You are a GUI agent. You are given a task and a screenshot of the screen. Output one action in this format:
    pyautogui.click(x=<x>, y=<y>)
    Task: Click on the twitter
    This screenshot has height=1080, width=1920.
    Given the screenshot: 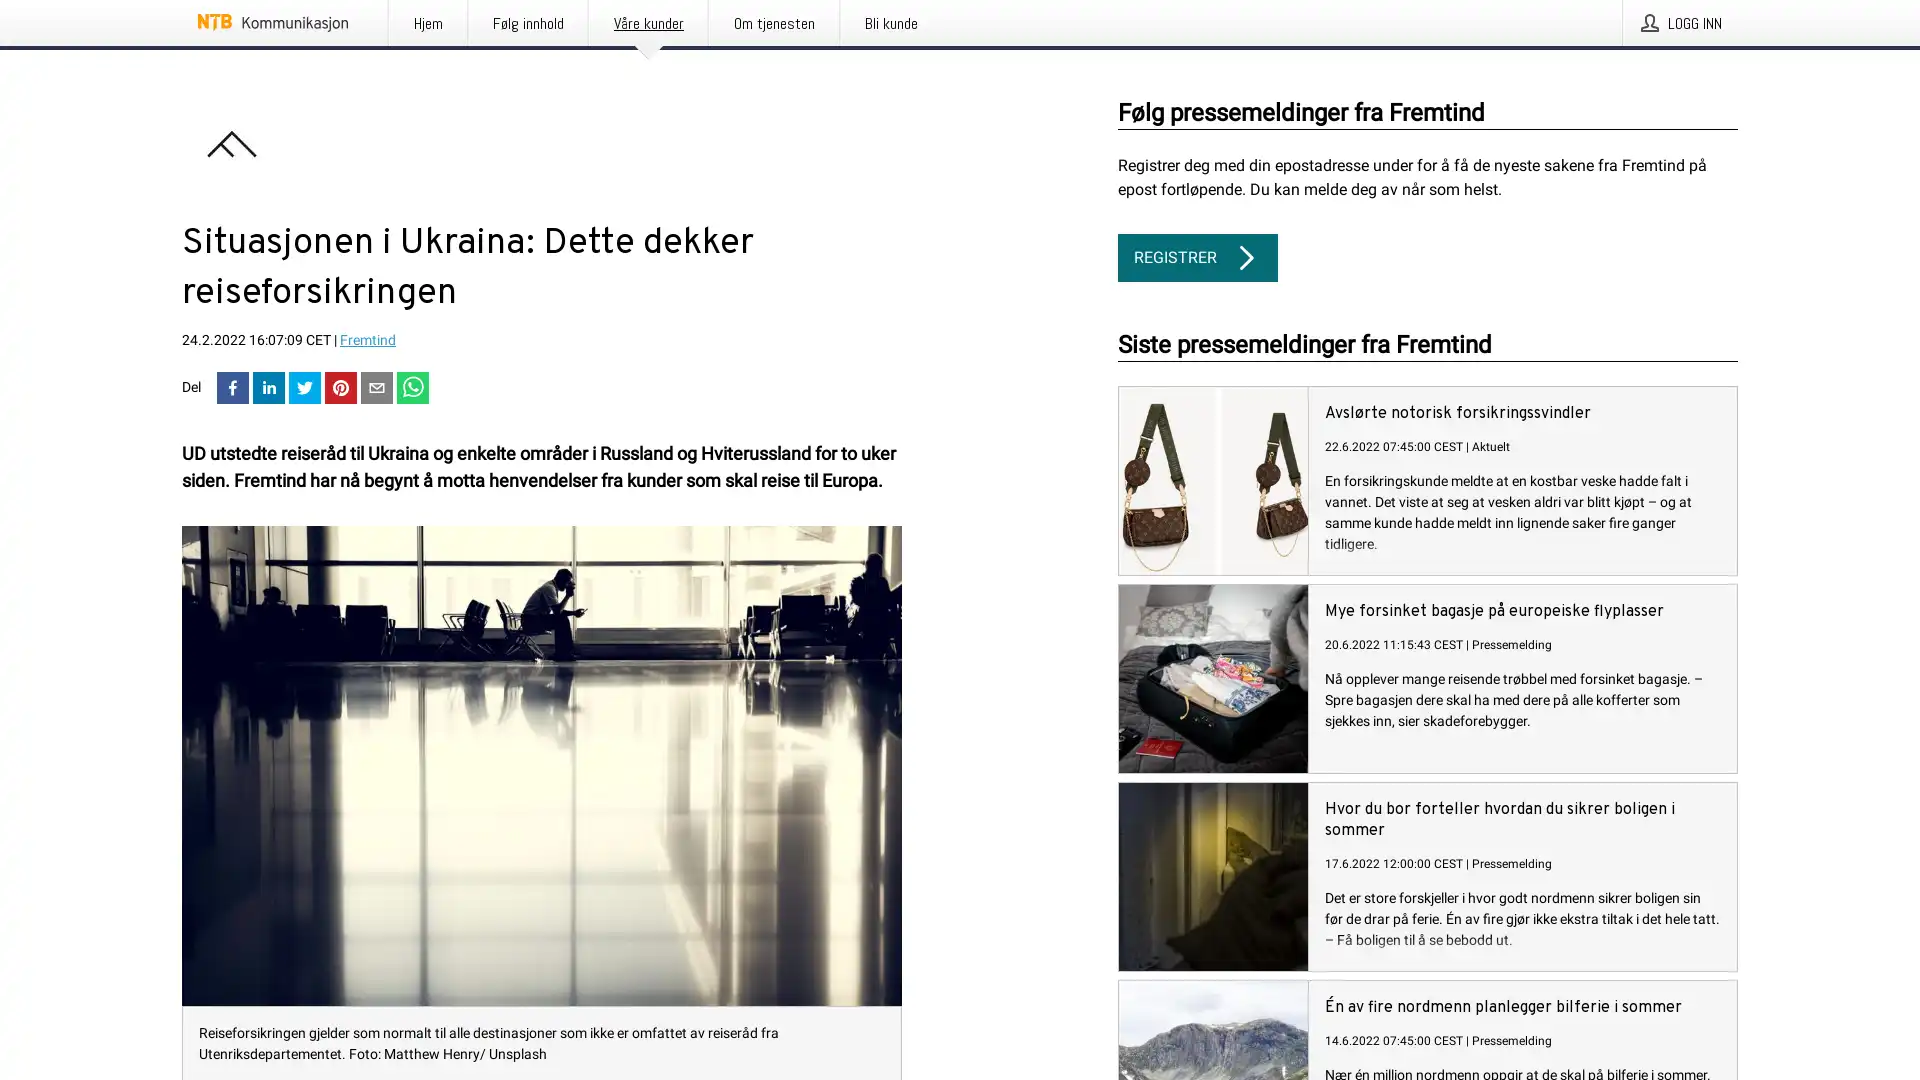 What is the action you would take?
    pyautogui.click(x=304, y=389)
    